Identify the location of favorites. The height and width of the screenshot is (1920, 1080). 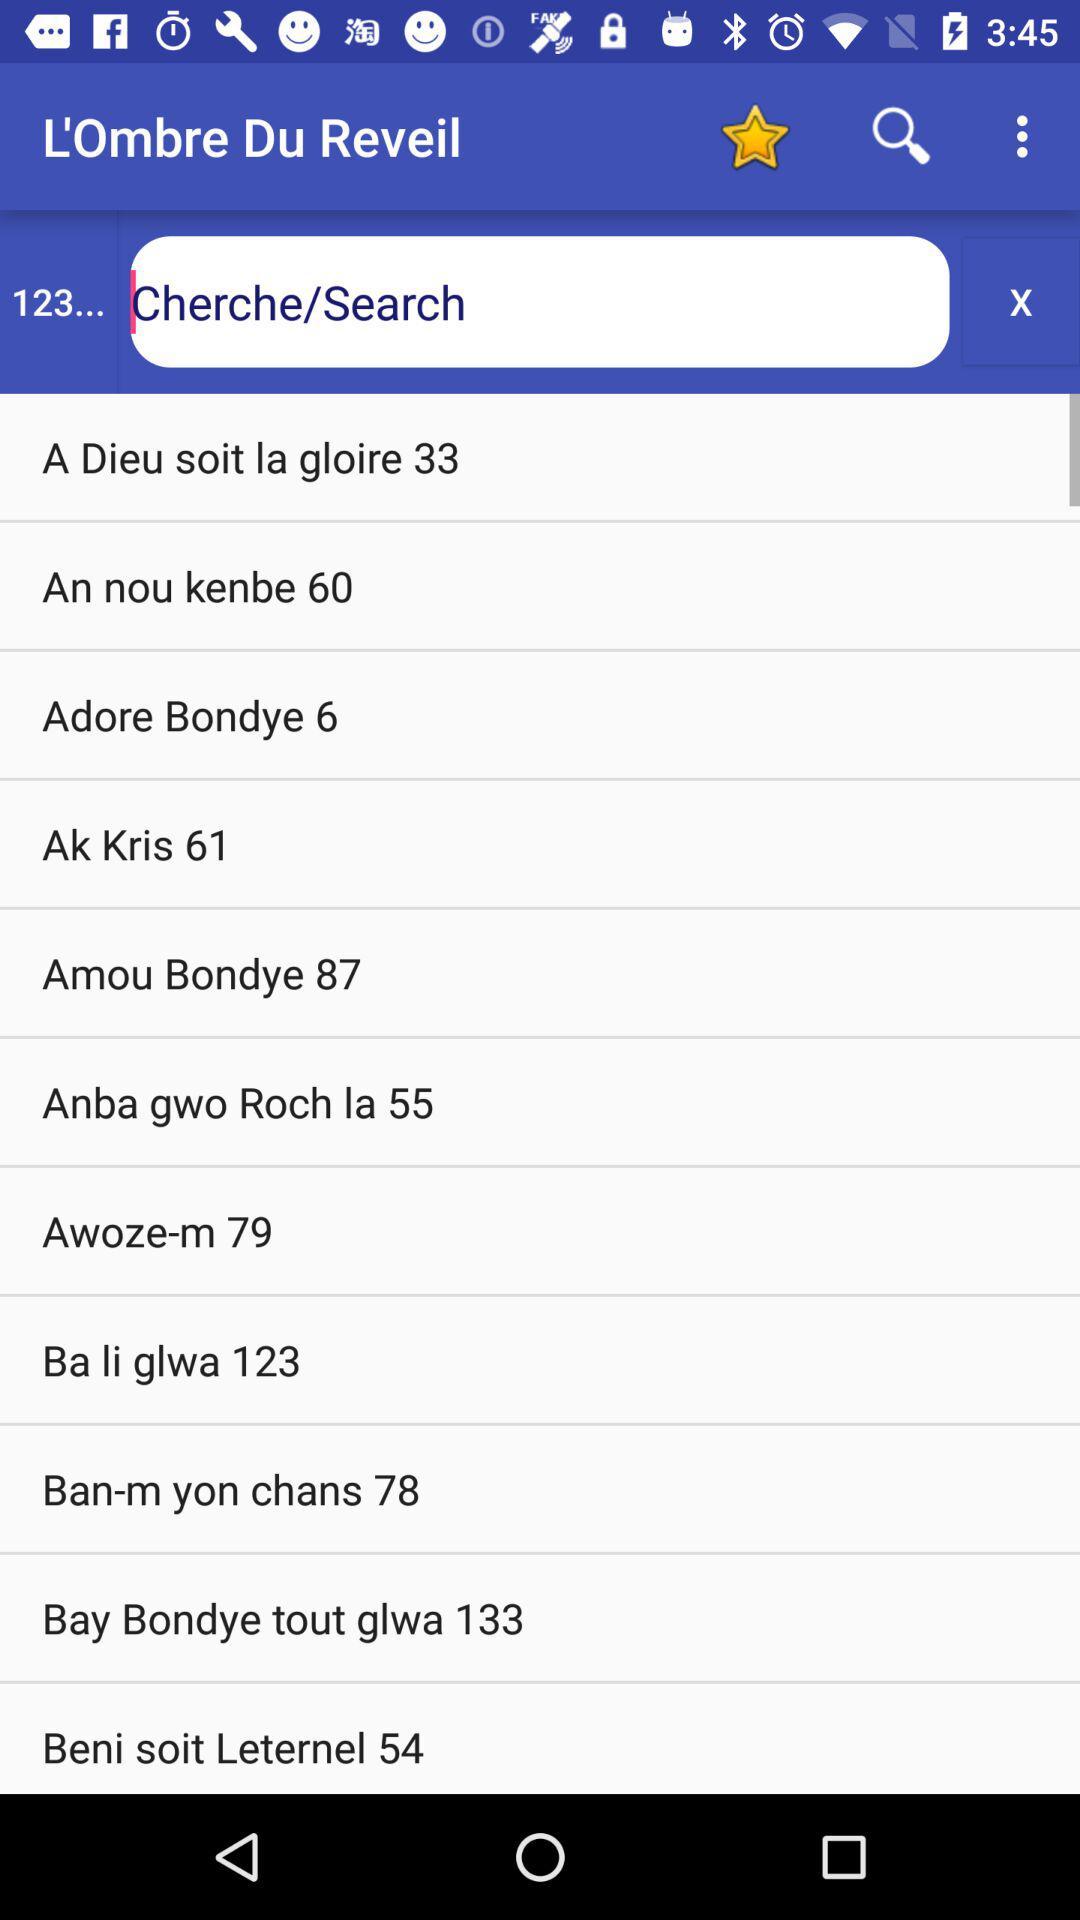
(754, 135).